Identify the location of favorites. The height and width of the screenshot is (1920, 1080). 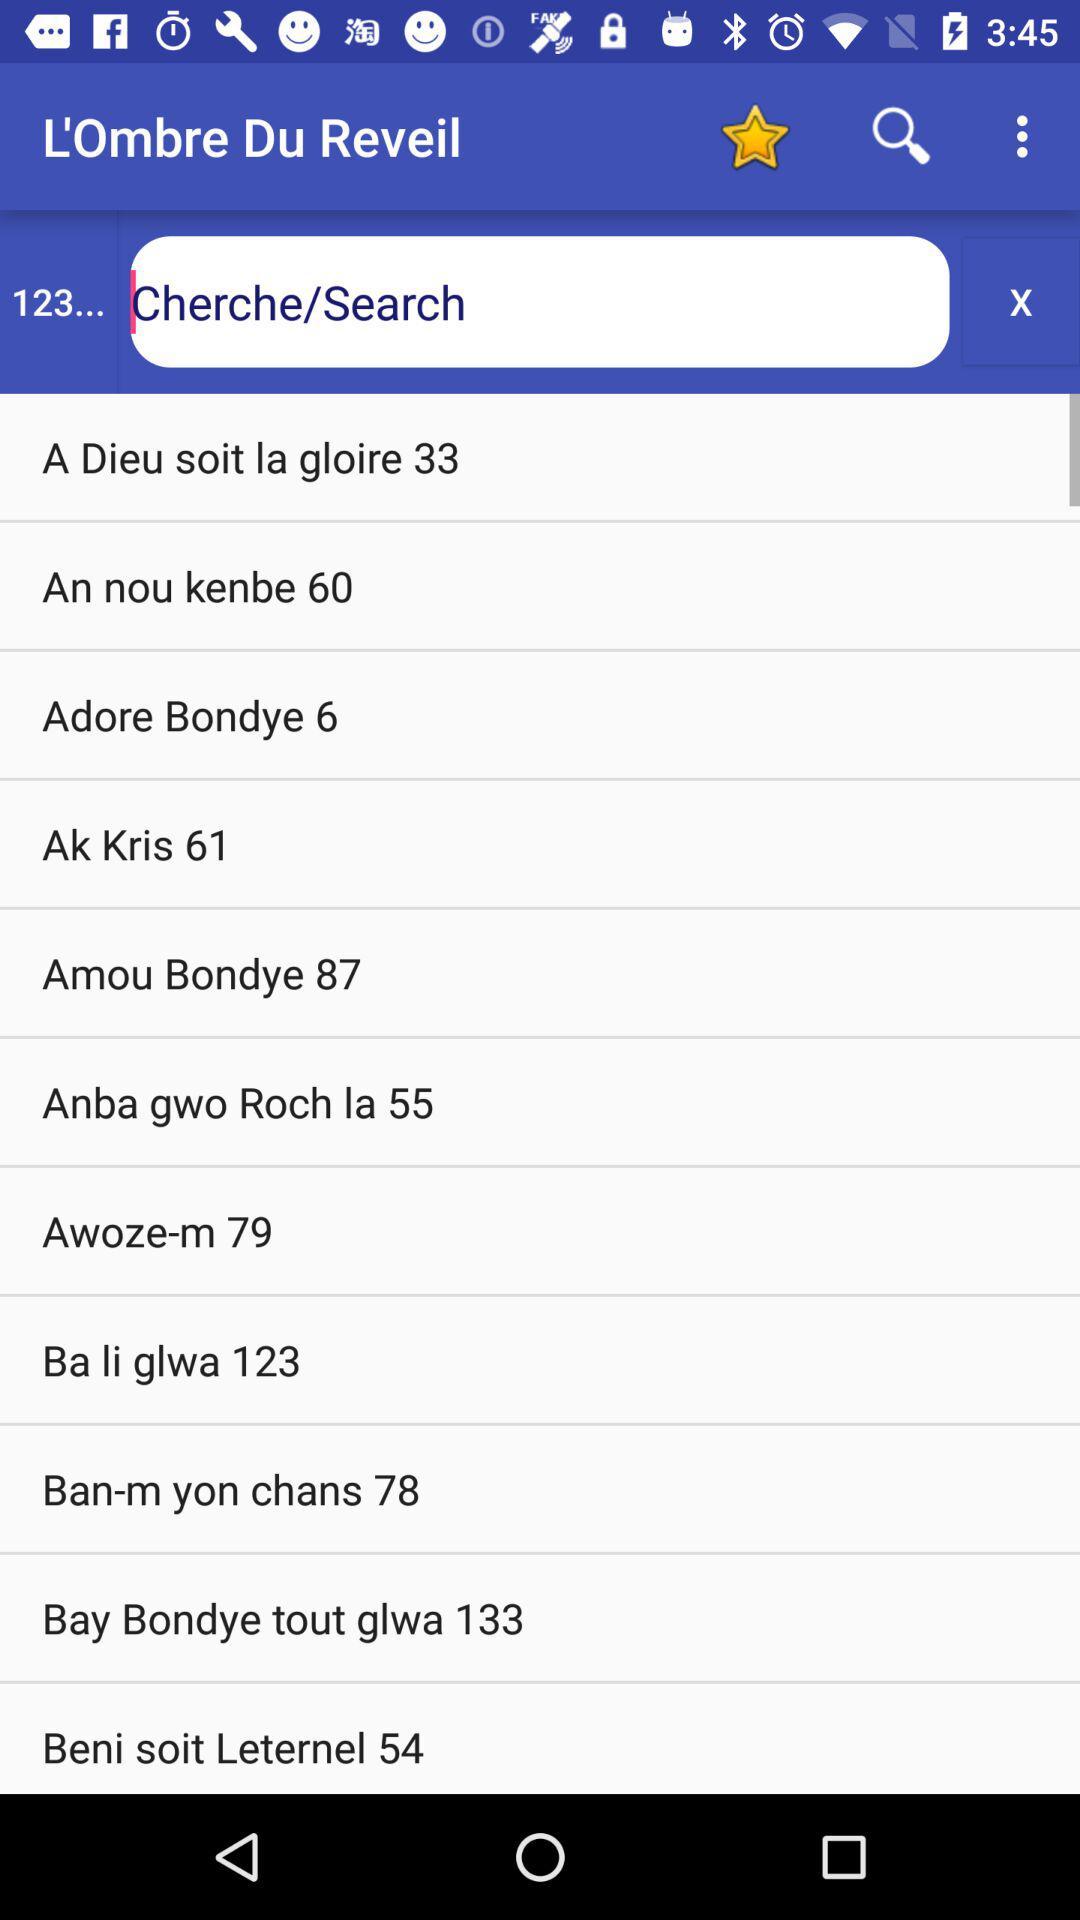
(754, 135).